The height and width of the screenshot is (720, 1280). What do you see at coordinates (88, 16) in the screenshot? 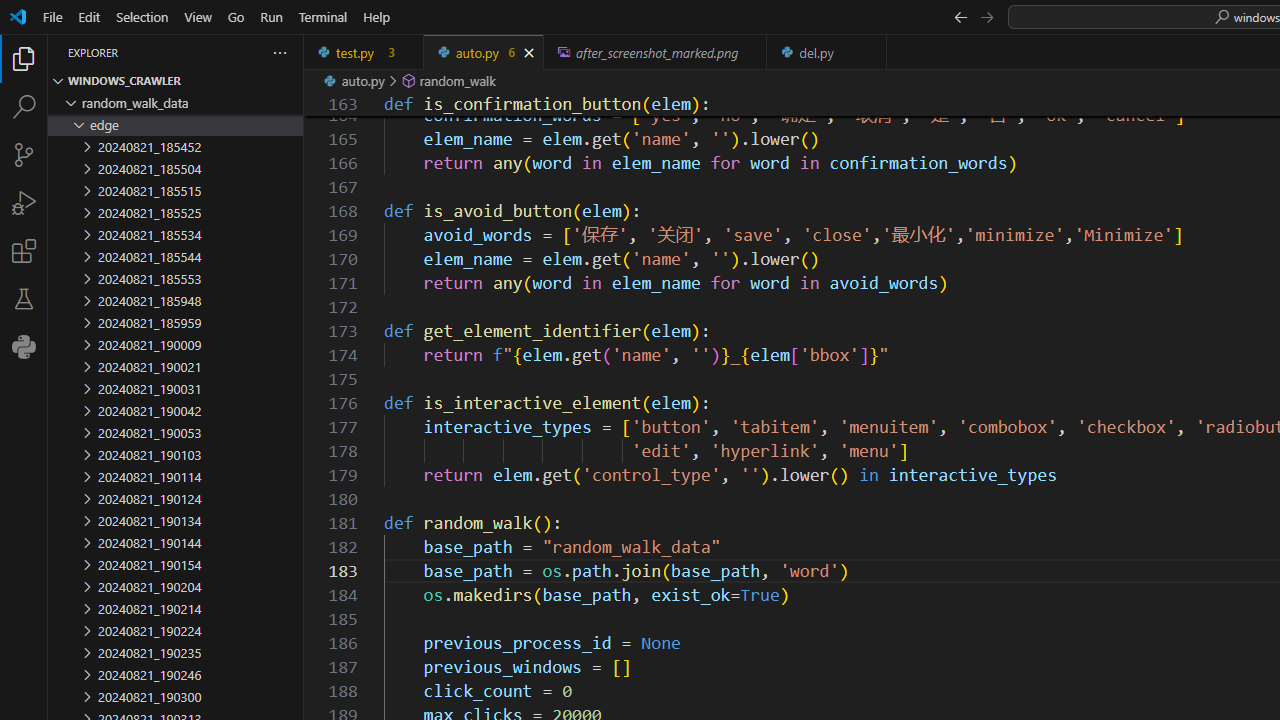
I see `'Edit'` at bounding box center [88, 16].